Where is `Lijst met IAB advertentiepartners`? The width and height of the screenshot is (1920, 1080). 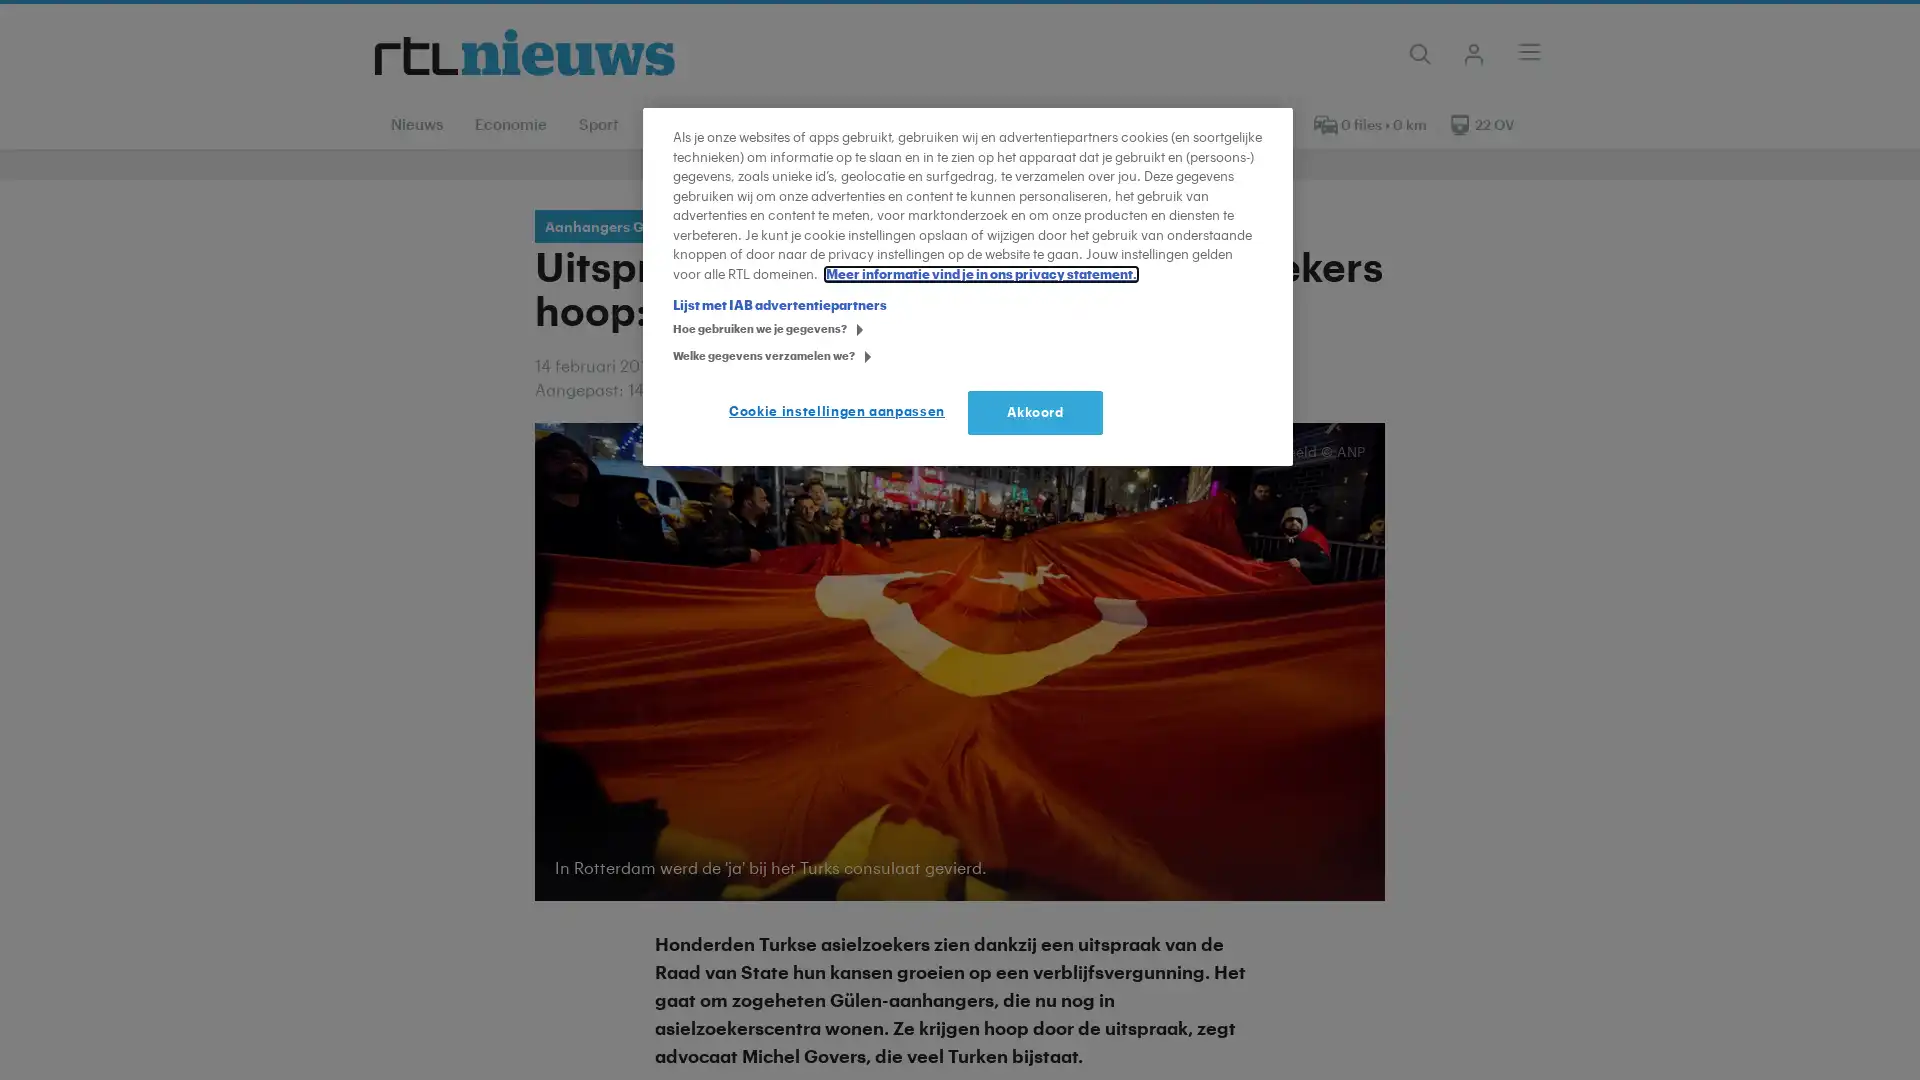
Lijst met IAB advertentiepartners is located at coordinates (778, 305).